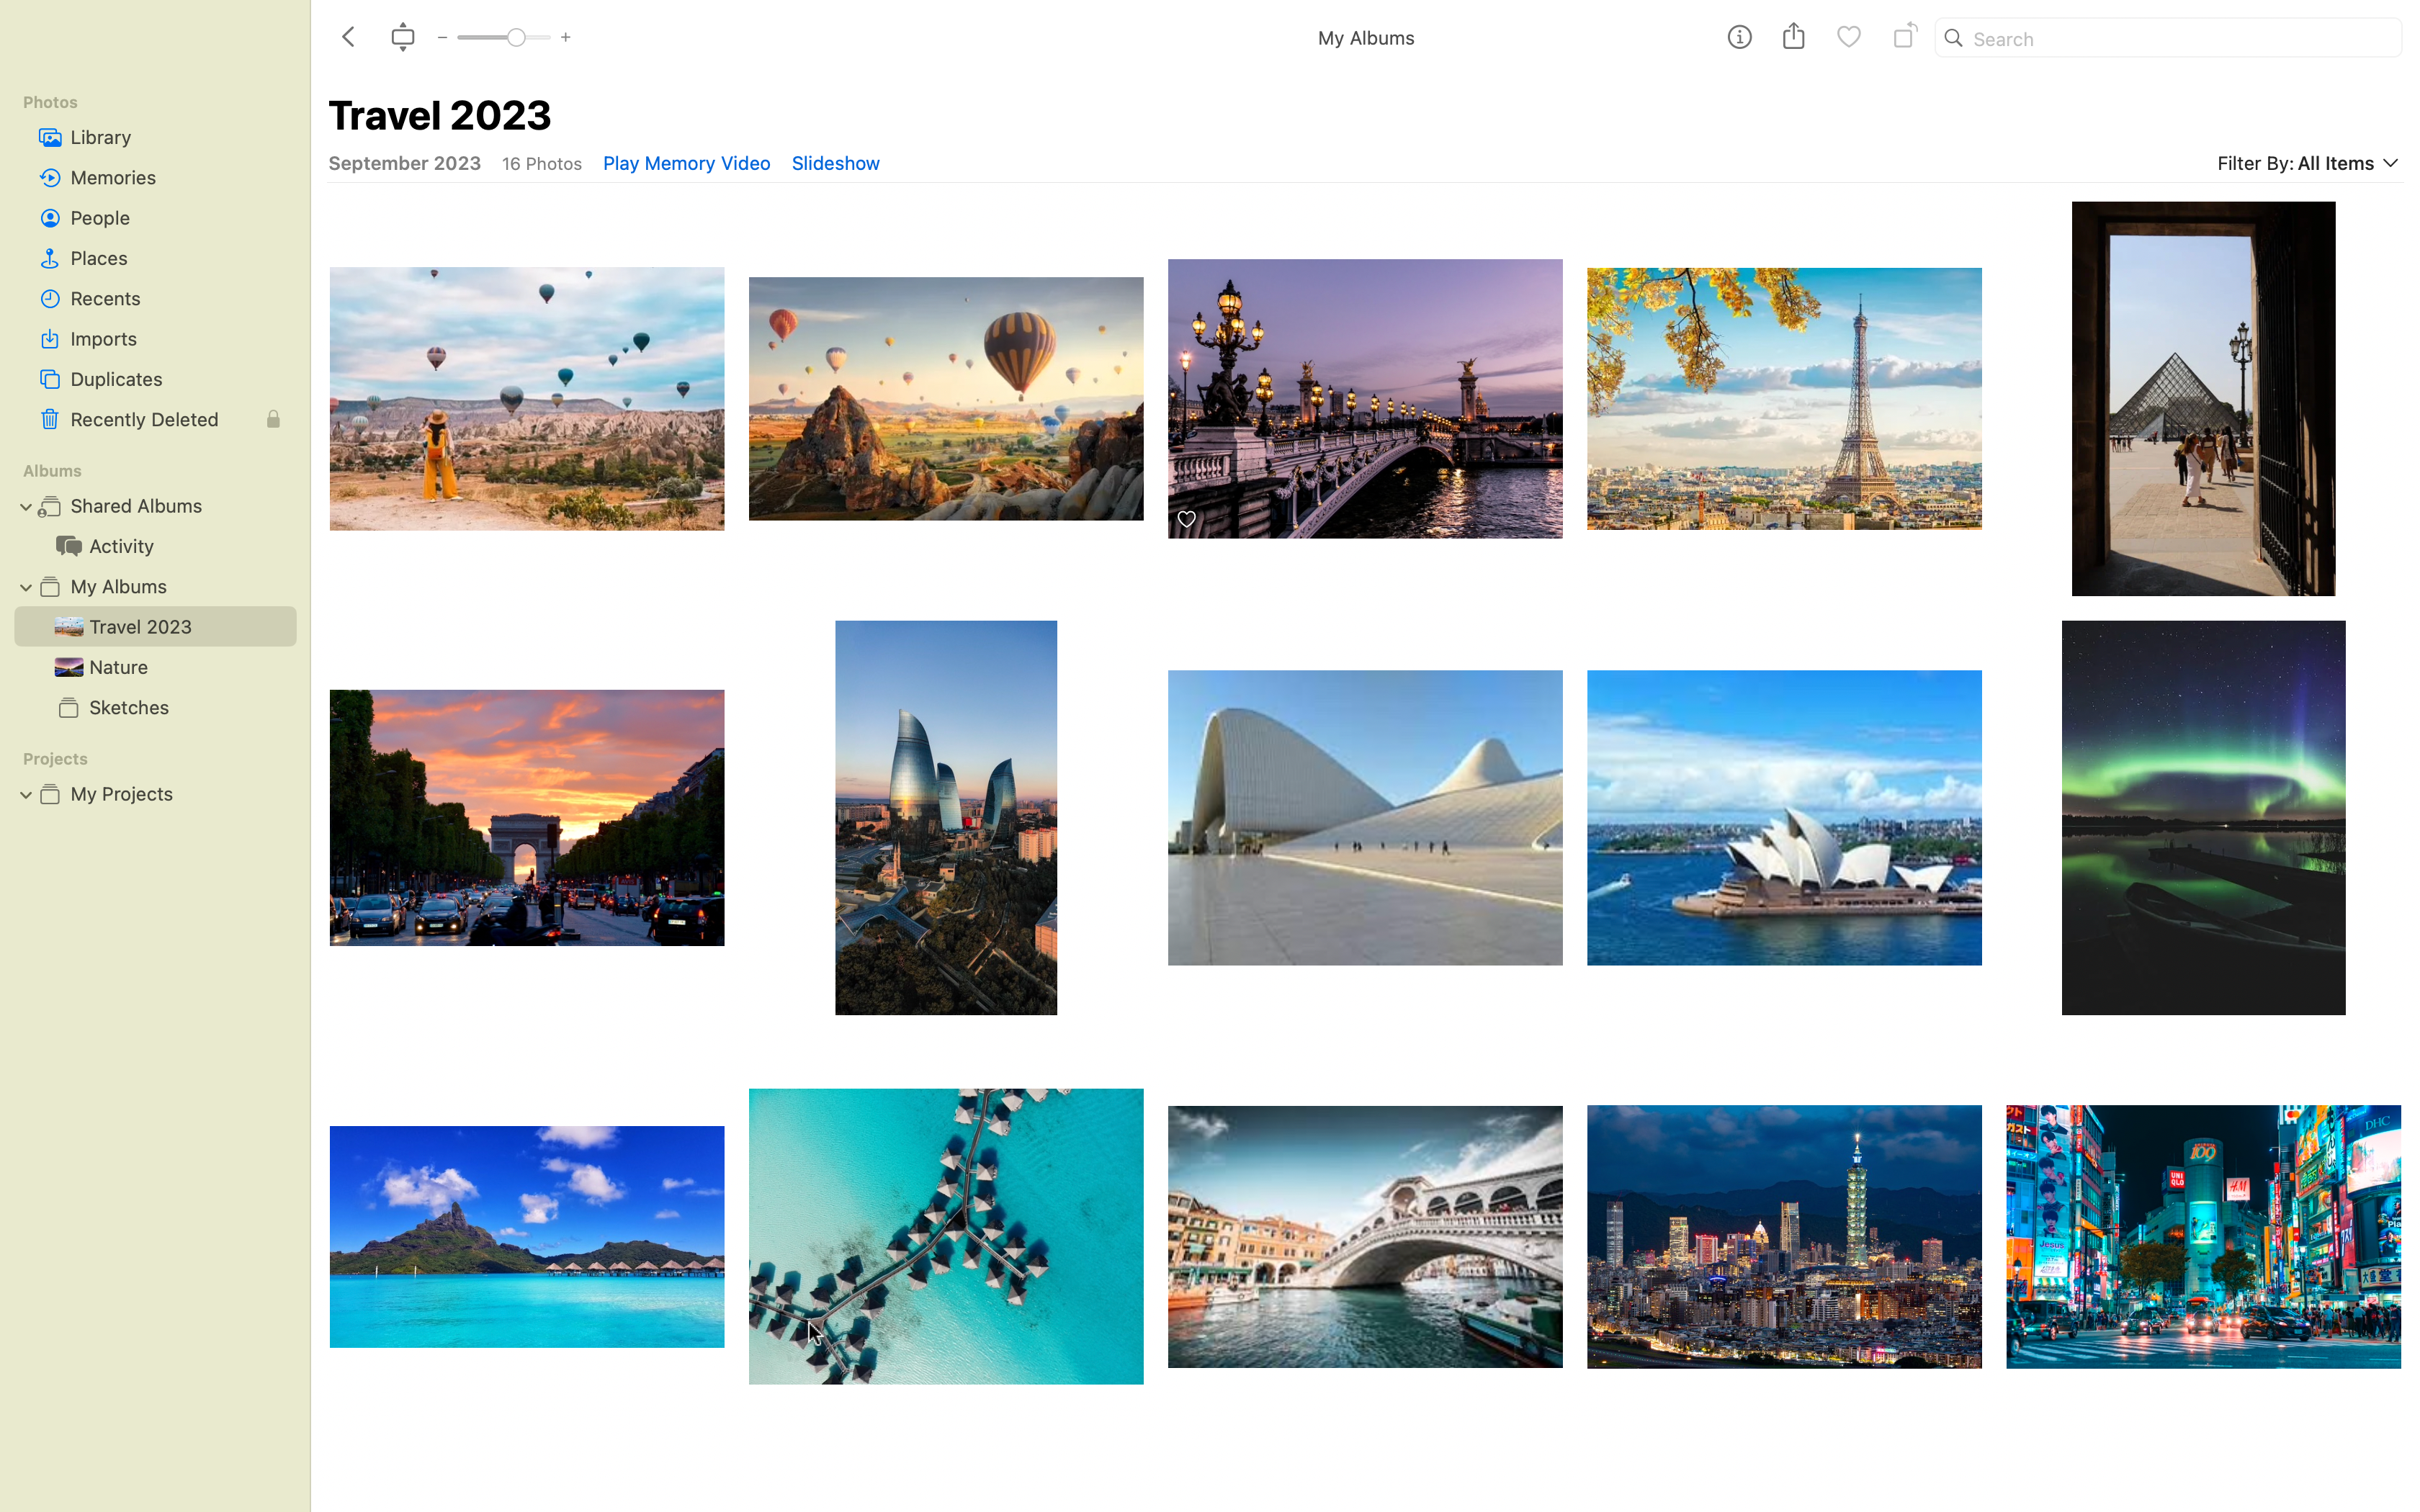 This screenshot has height=1512, width=2420. Describe the element at coordinates (523, 818) in the screenshot. I see `Turn the Arc de Triomphe picture thrice clockwise` at that location.